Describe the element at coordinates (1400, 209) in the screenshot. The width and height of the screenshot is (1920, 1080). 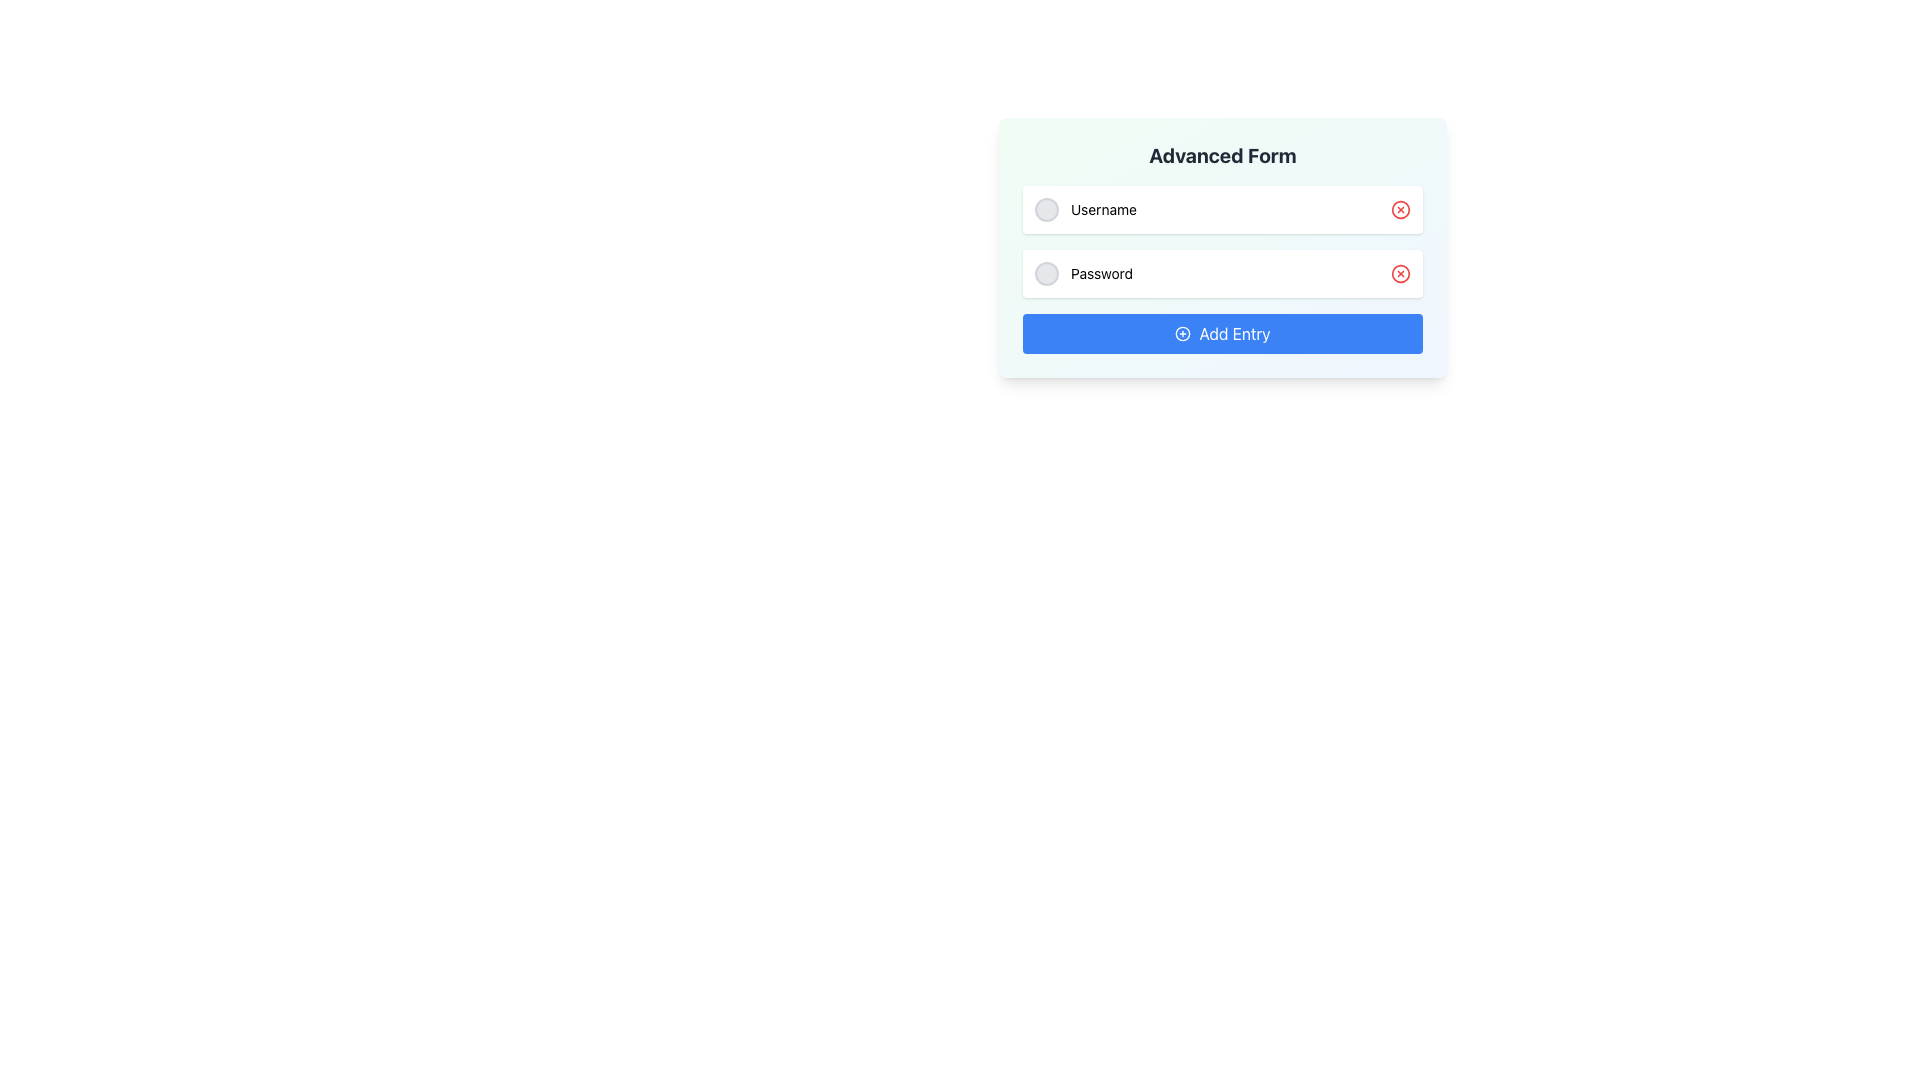
I see `the decorative or functional graphical icon located to the right of the 'Username' text field` at that location.